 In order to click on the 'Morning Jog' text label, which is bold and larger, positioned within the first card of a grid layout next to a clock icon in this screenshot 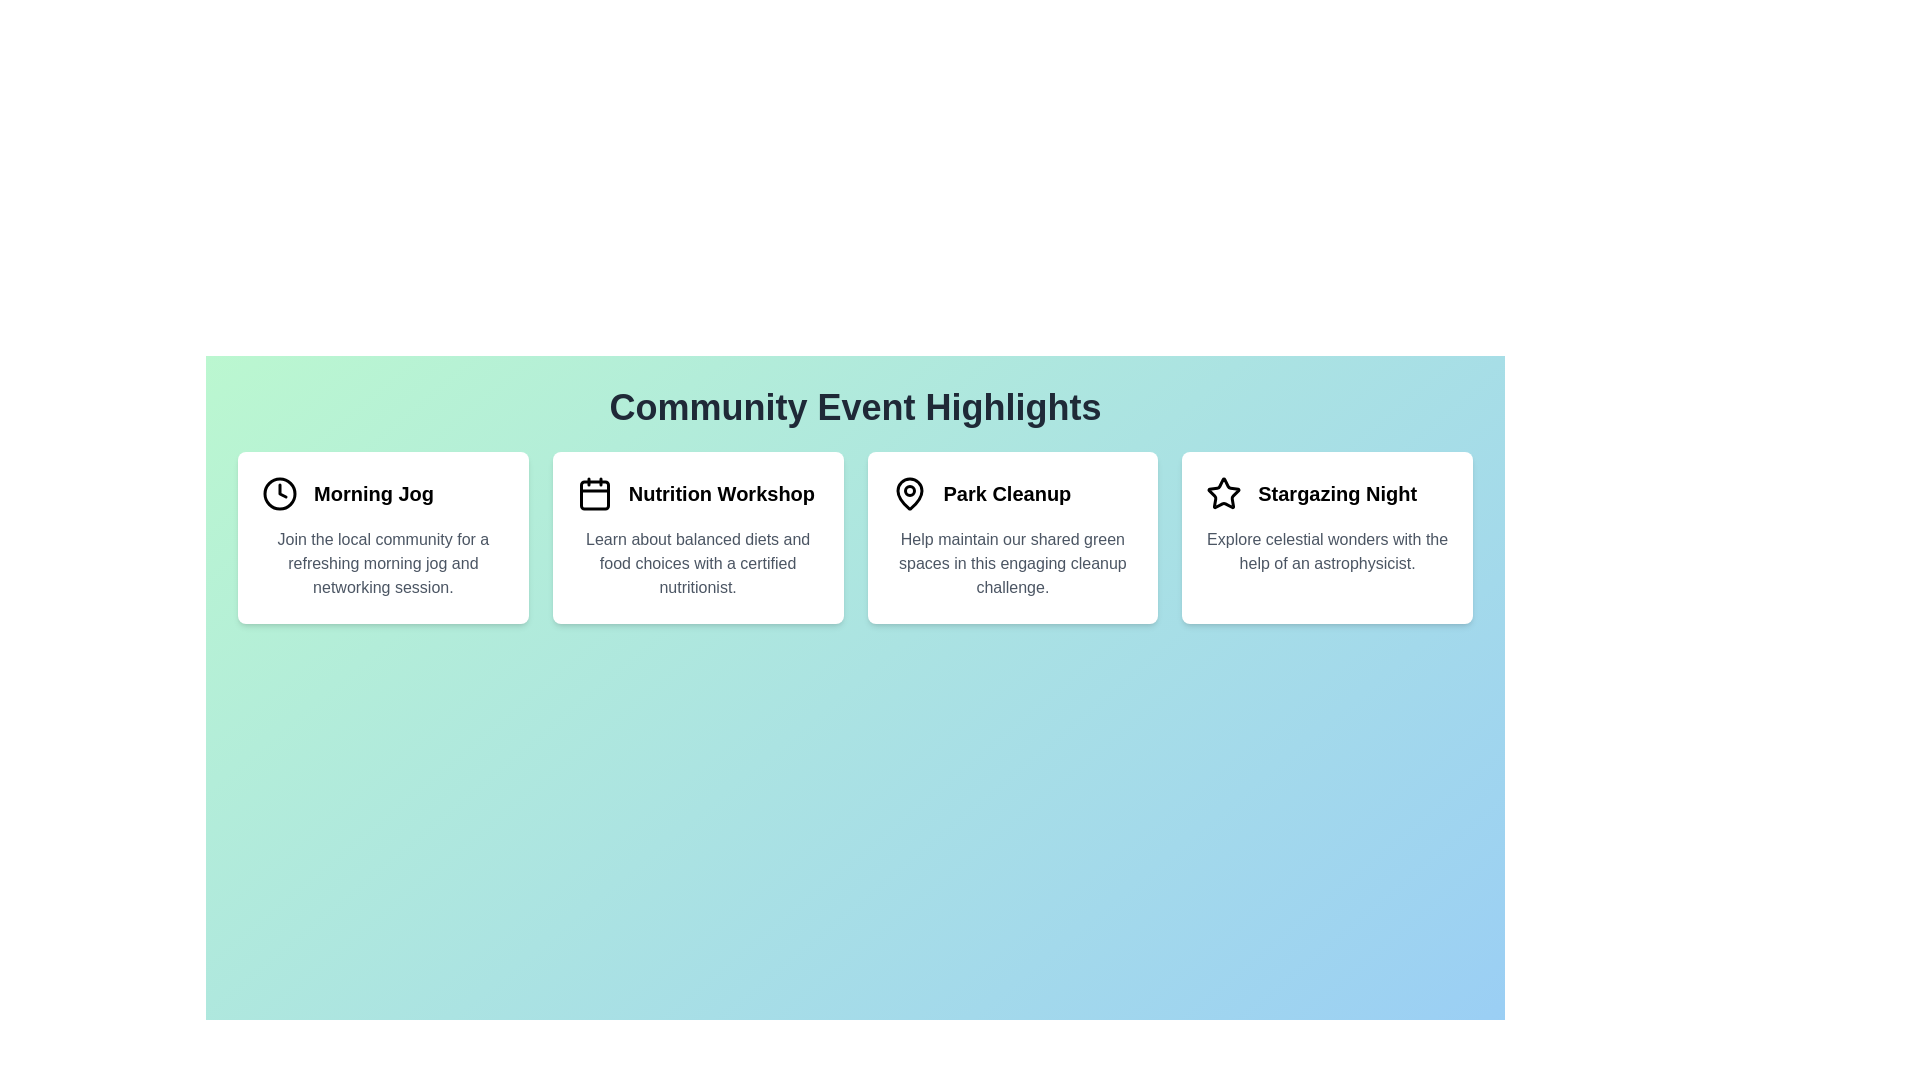, I will do `click(374, 493)`.